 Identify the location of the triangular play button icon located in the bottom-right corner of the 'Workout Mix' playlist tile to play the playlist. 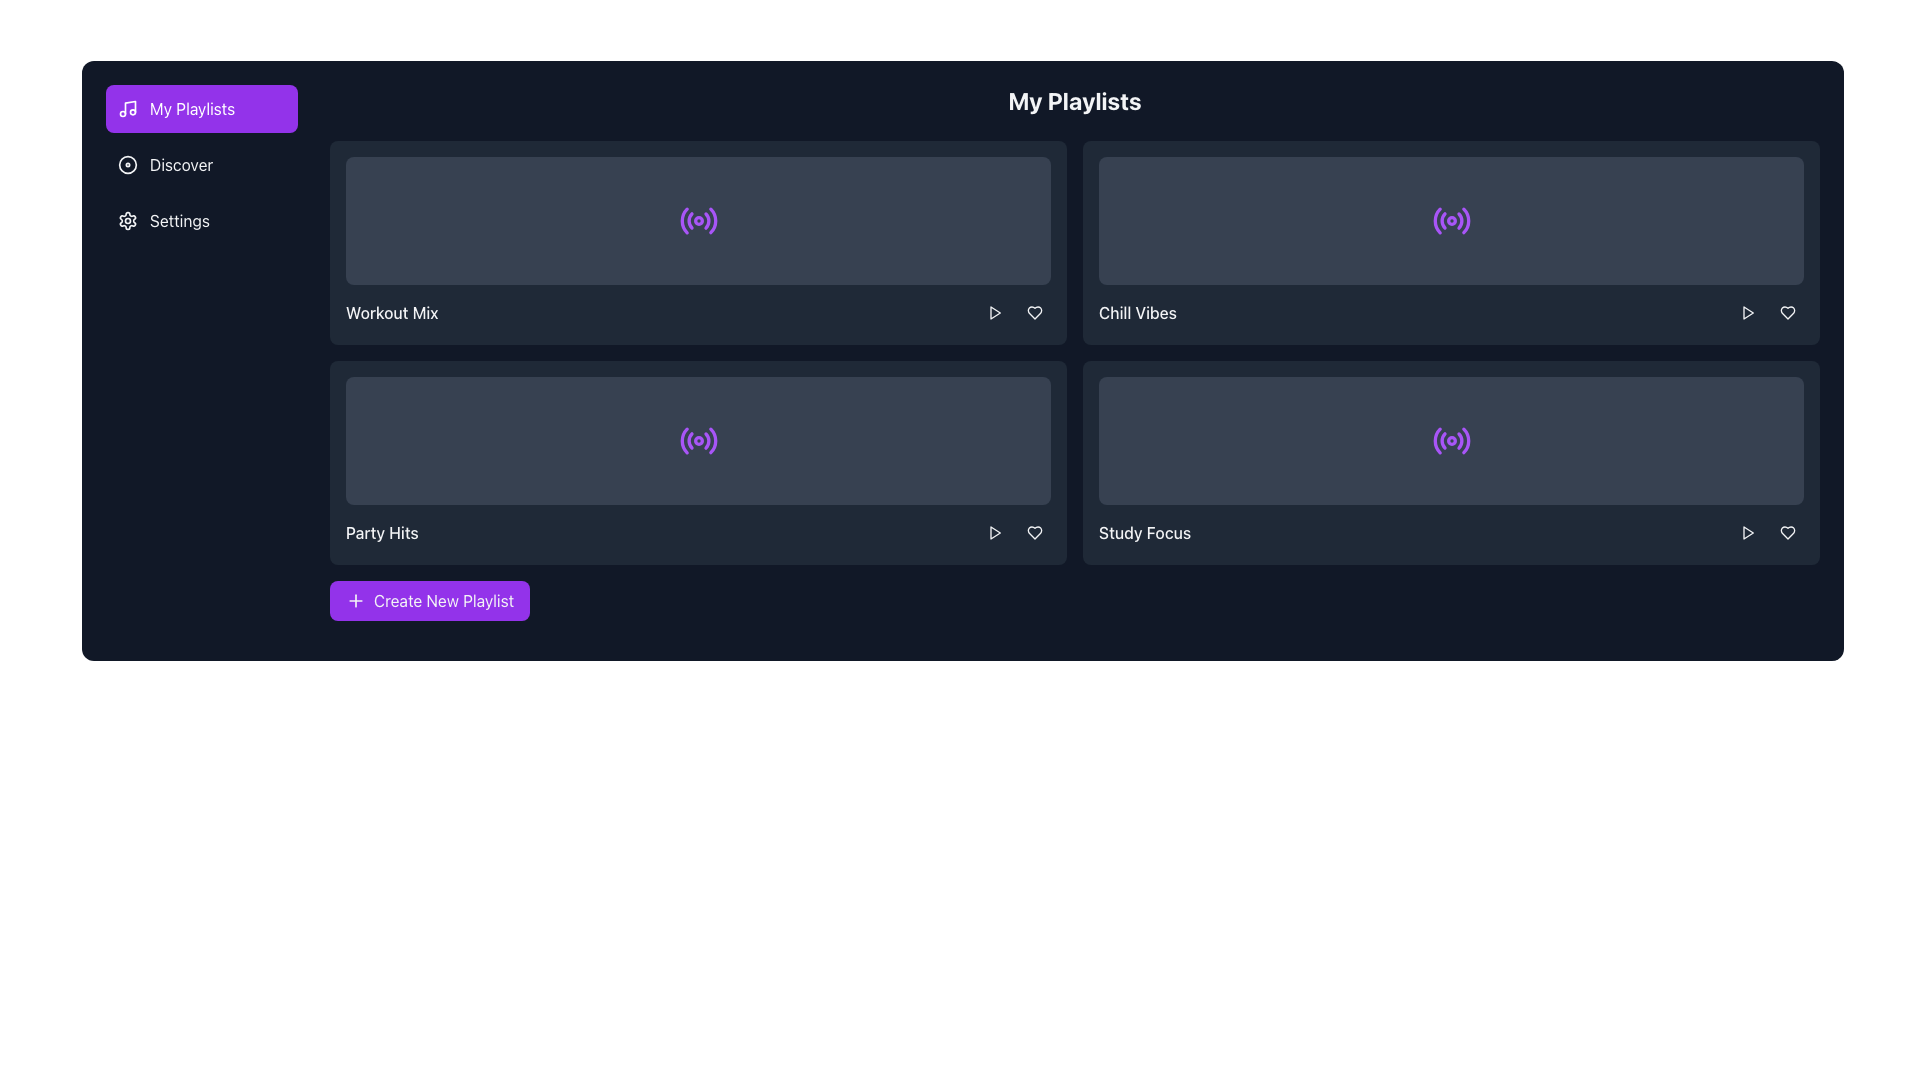
(995, 312).